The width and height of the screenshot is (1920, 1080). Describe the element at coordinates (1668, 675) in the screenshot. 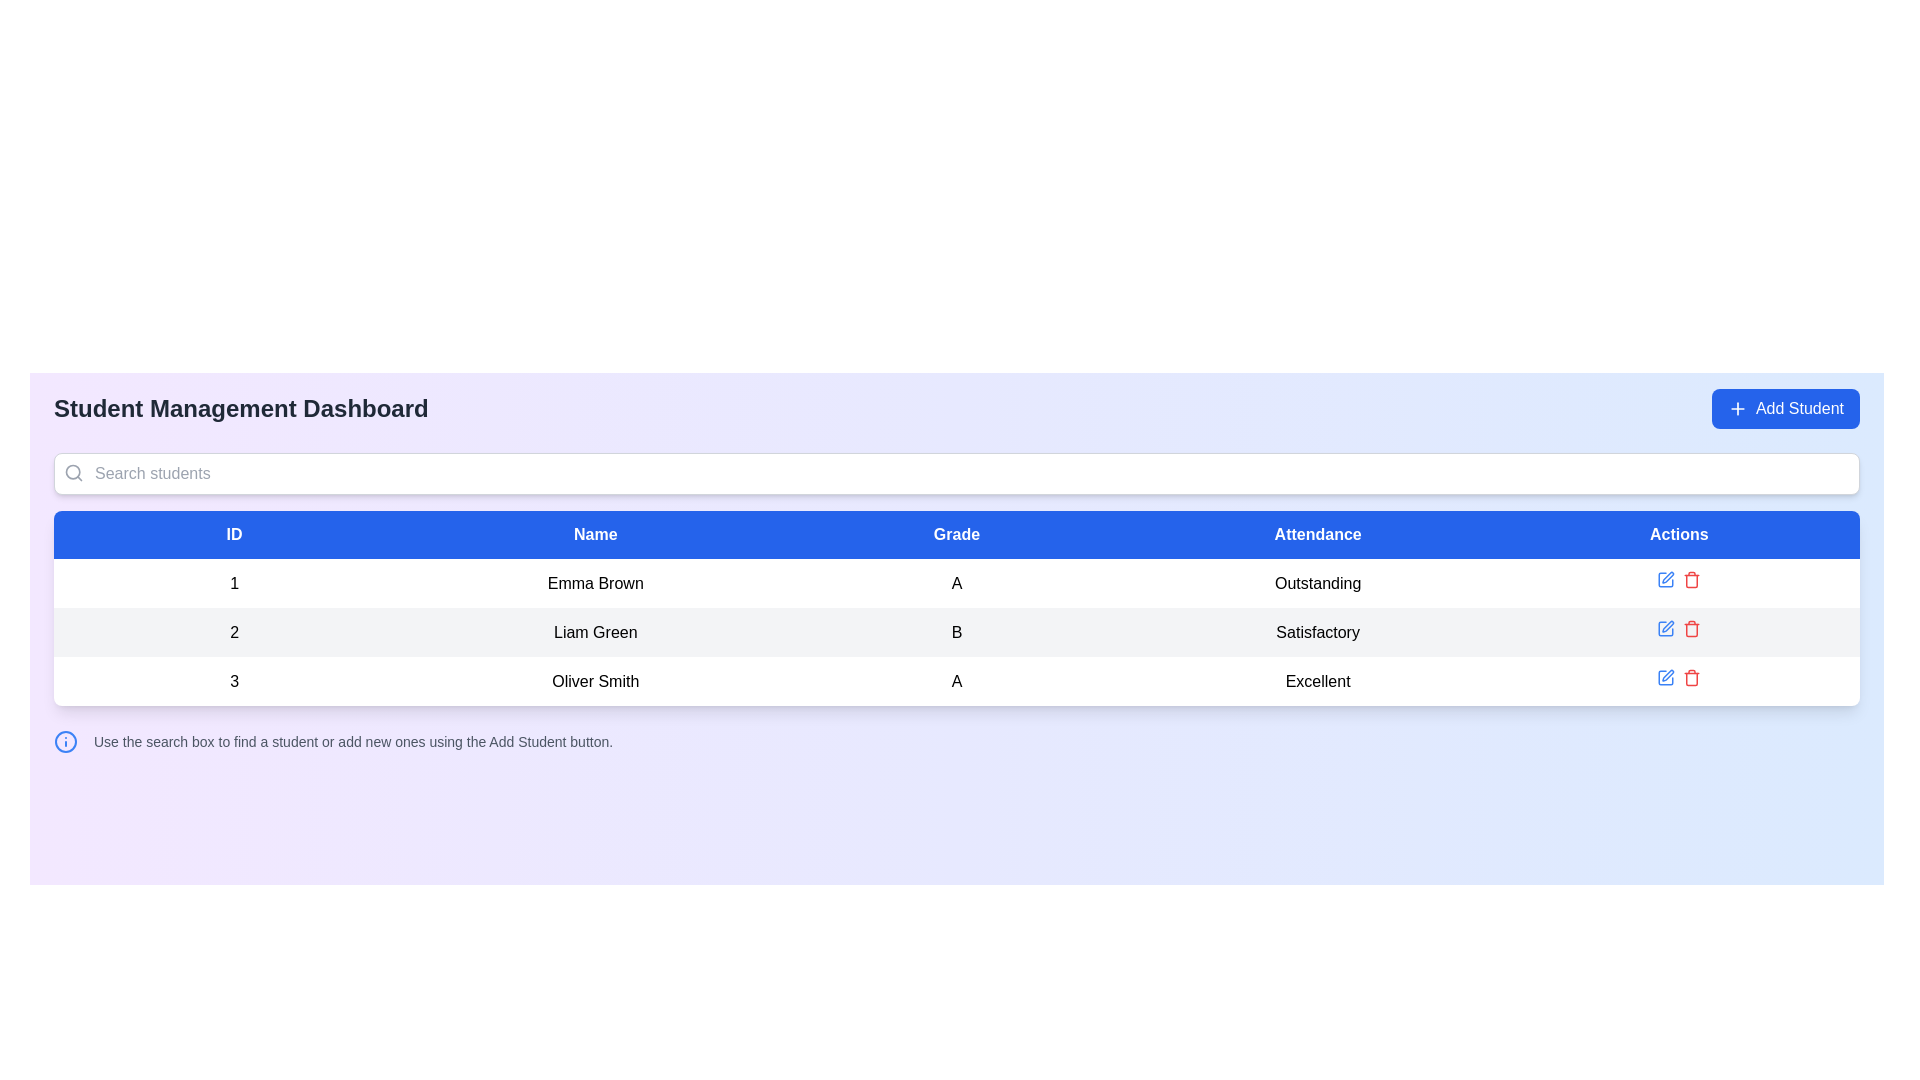

I see `the edit icon button in the Actions column of the third row` at that location.